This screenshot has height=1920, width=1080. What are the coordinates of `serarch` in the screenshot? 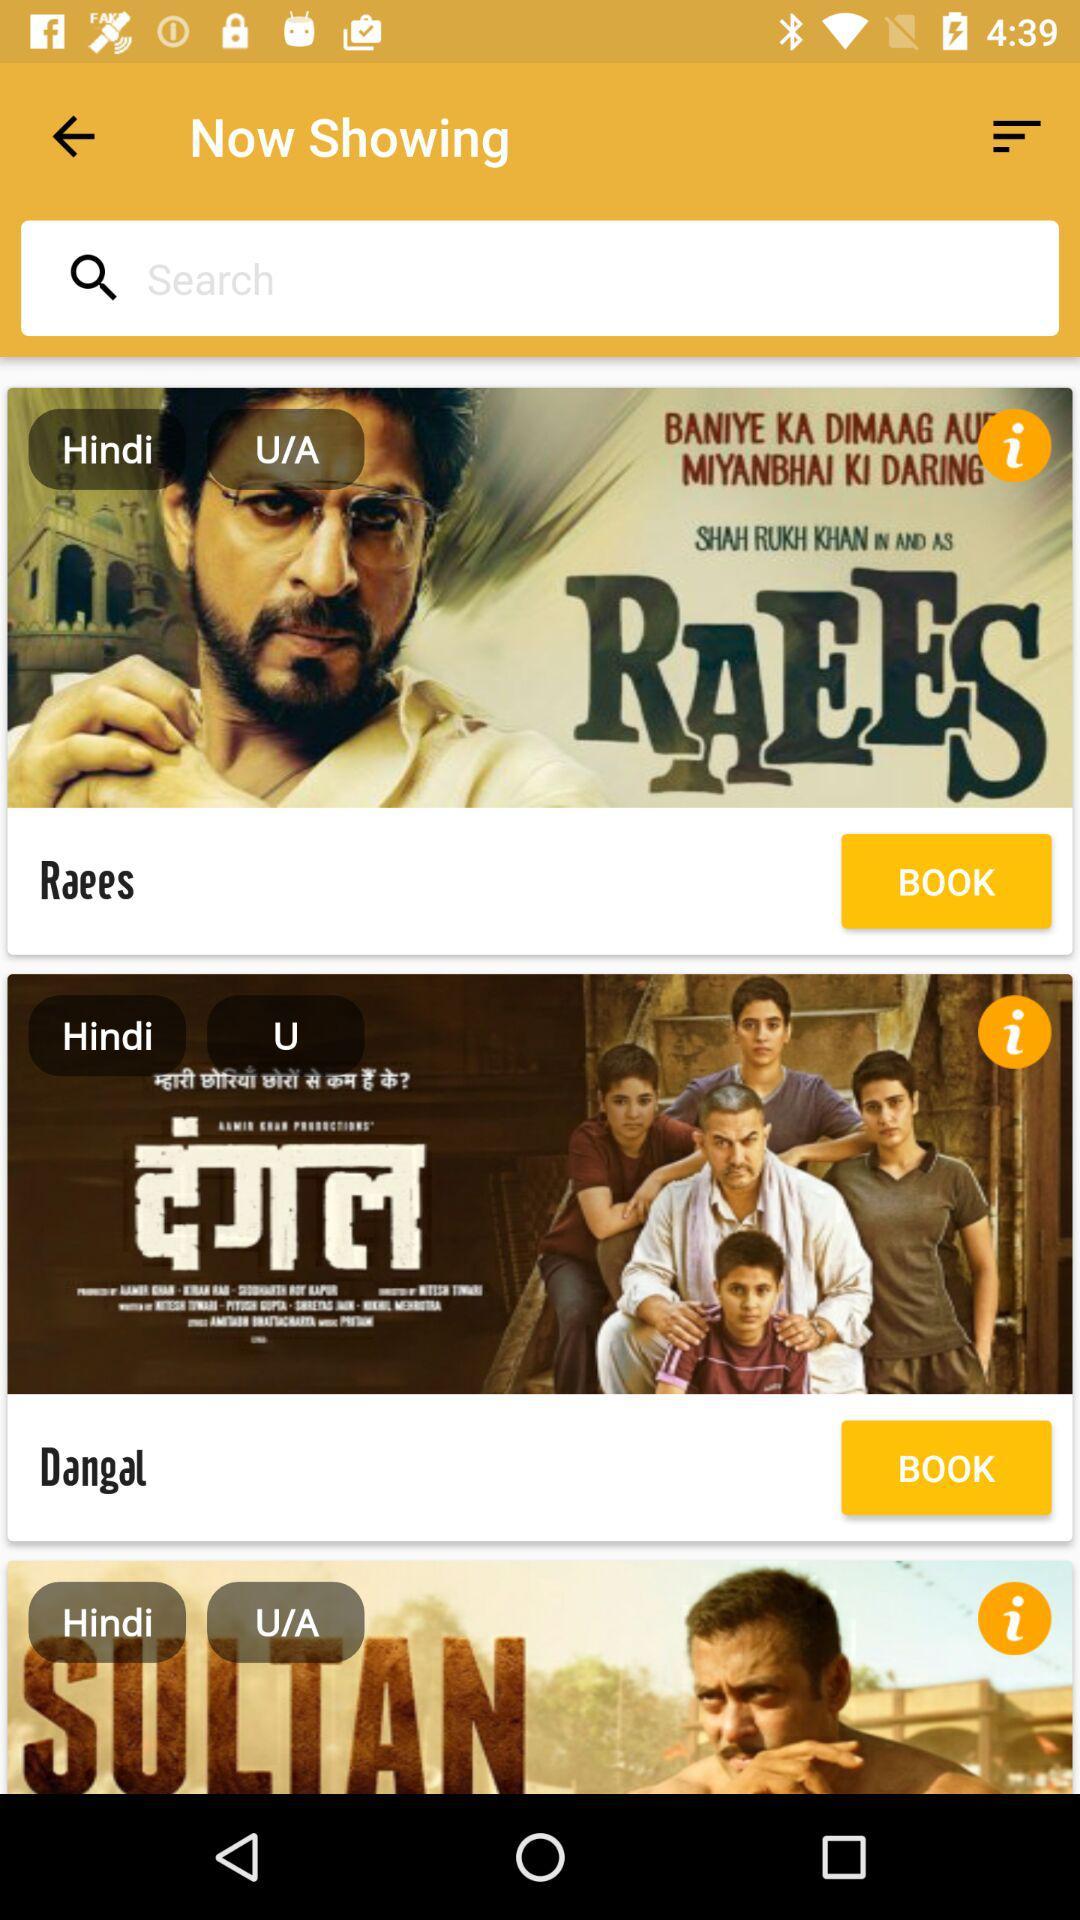 It's located at (533, 277).